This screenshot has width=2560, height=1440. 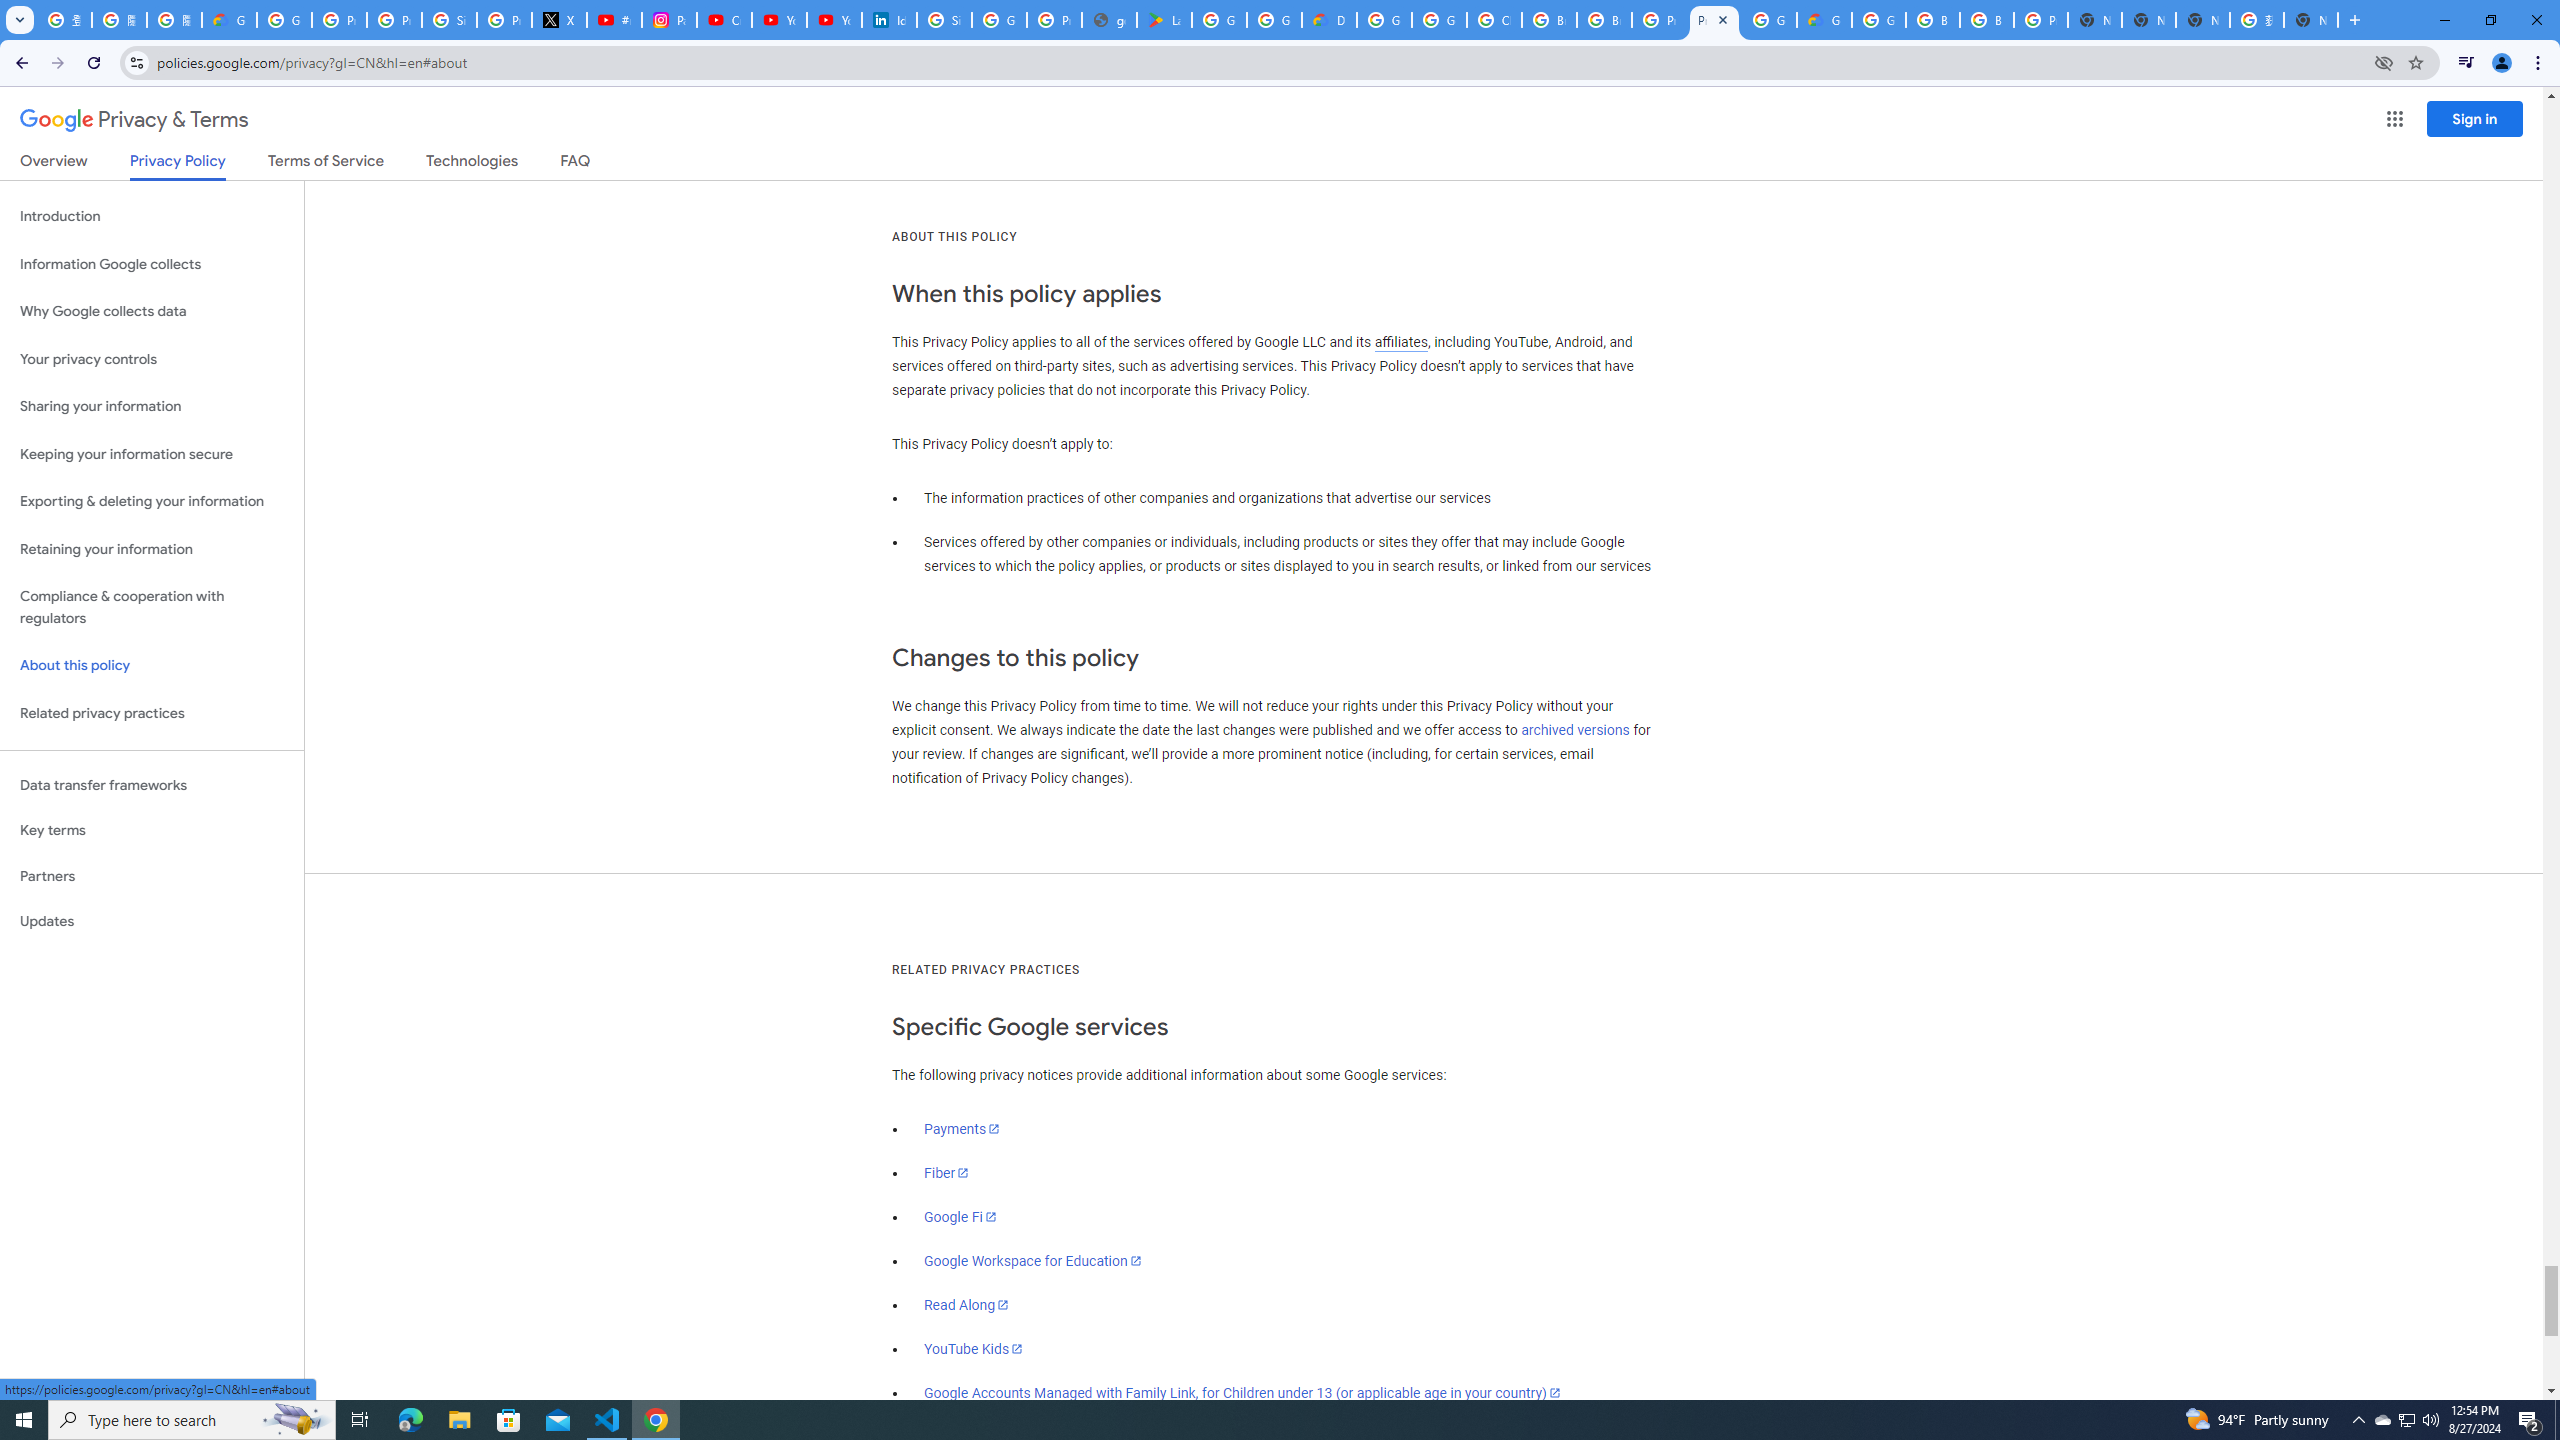 I want to click on 'Keeping your information secure', so click(x=151, y=455).